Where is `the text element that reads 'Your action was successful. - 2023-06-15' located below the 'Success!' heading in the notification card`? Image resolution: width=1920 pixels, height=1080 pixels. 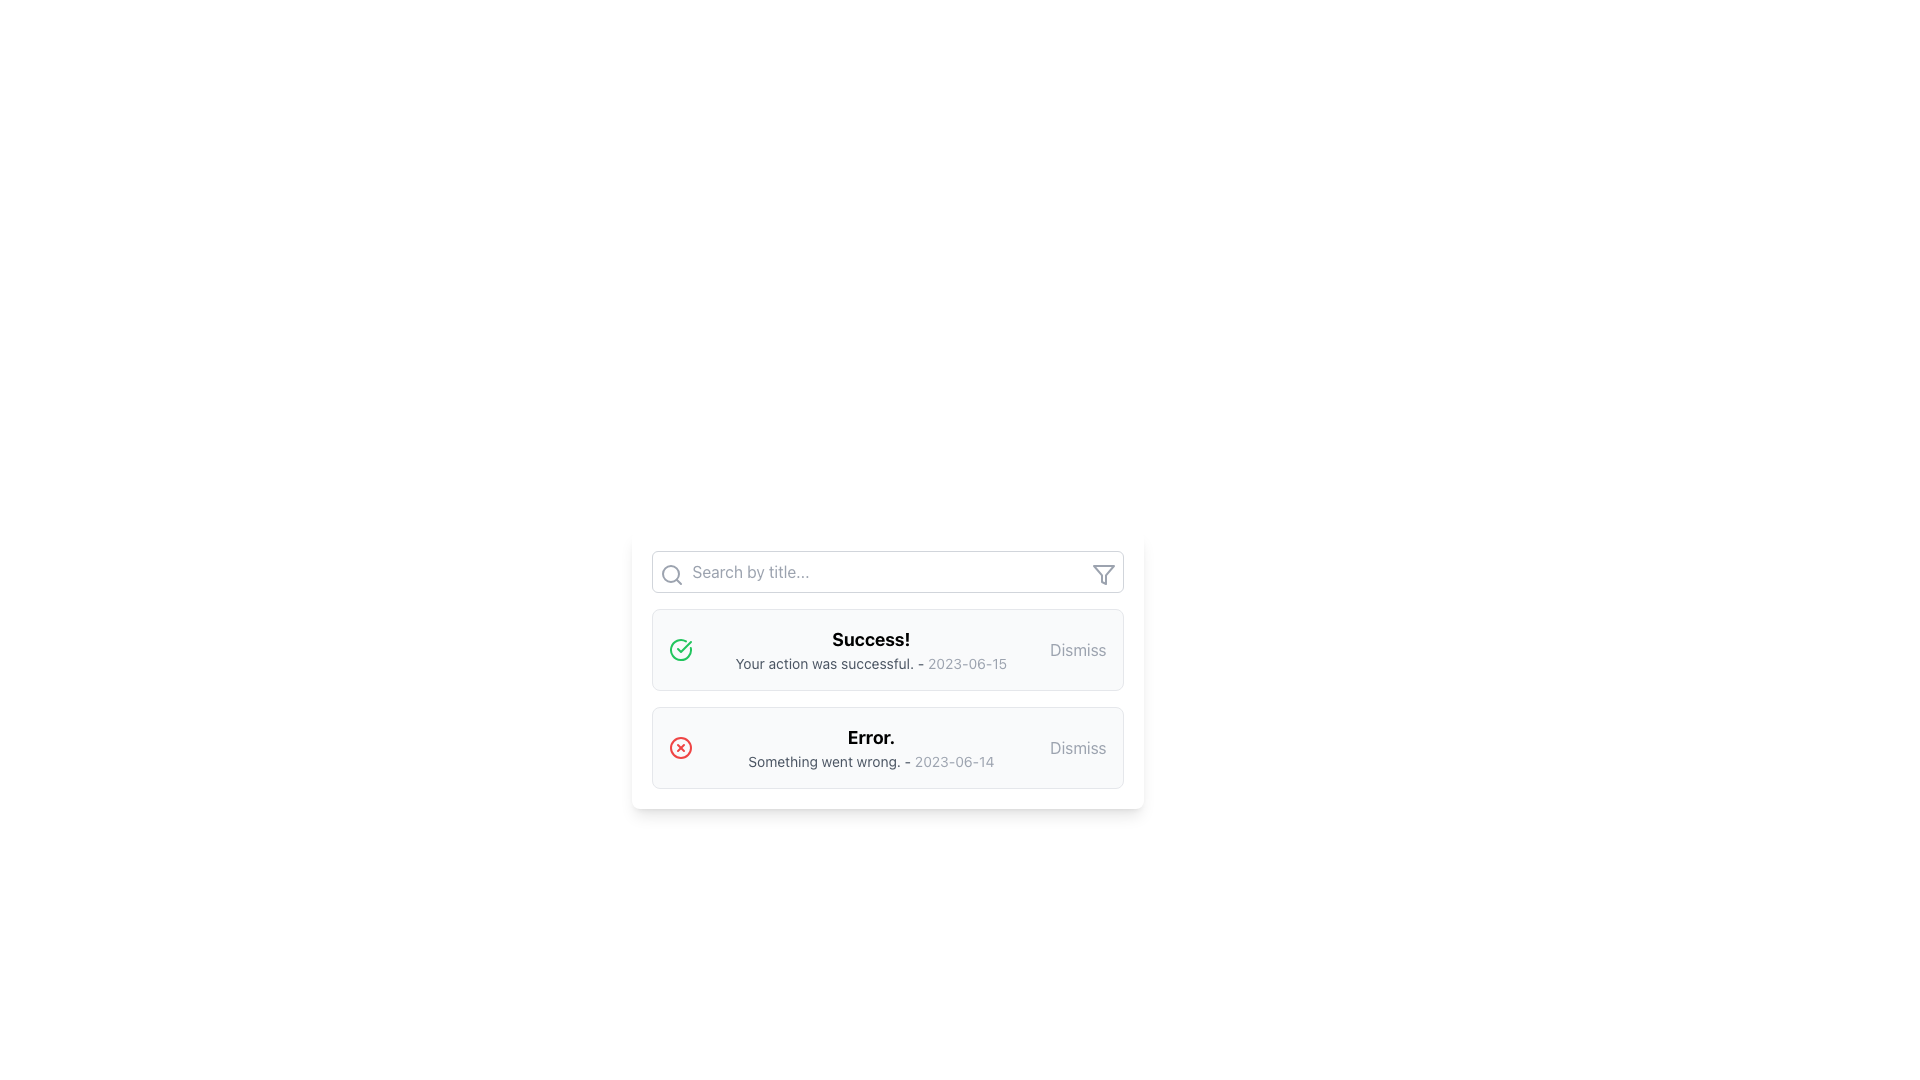
the text element that reads 'Your action was successful. - 2023-06-15' located below the 'Success!' heading in the notification card is located at coordinates (871, 663).